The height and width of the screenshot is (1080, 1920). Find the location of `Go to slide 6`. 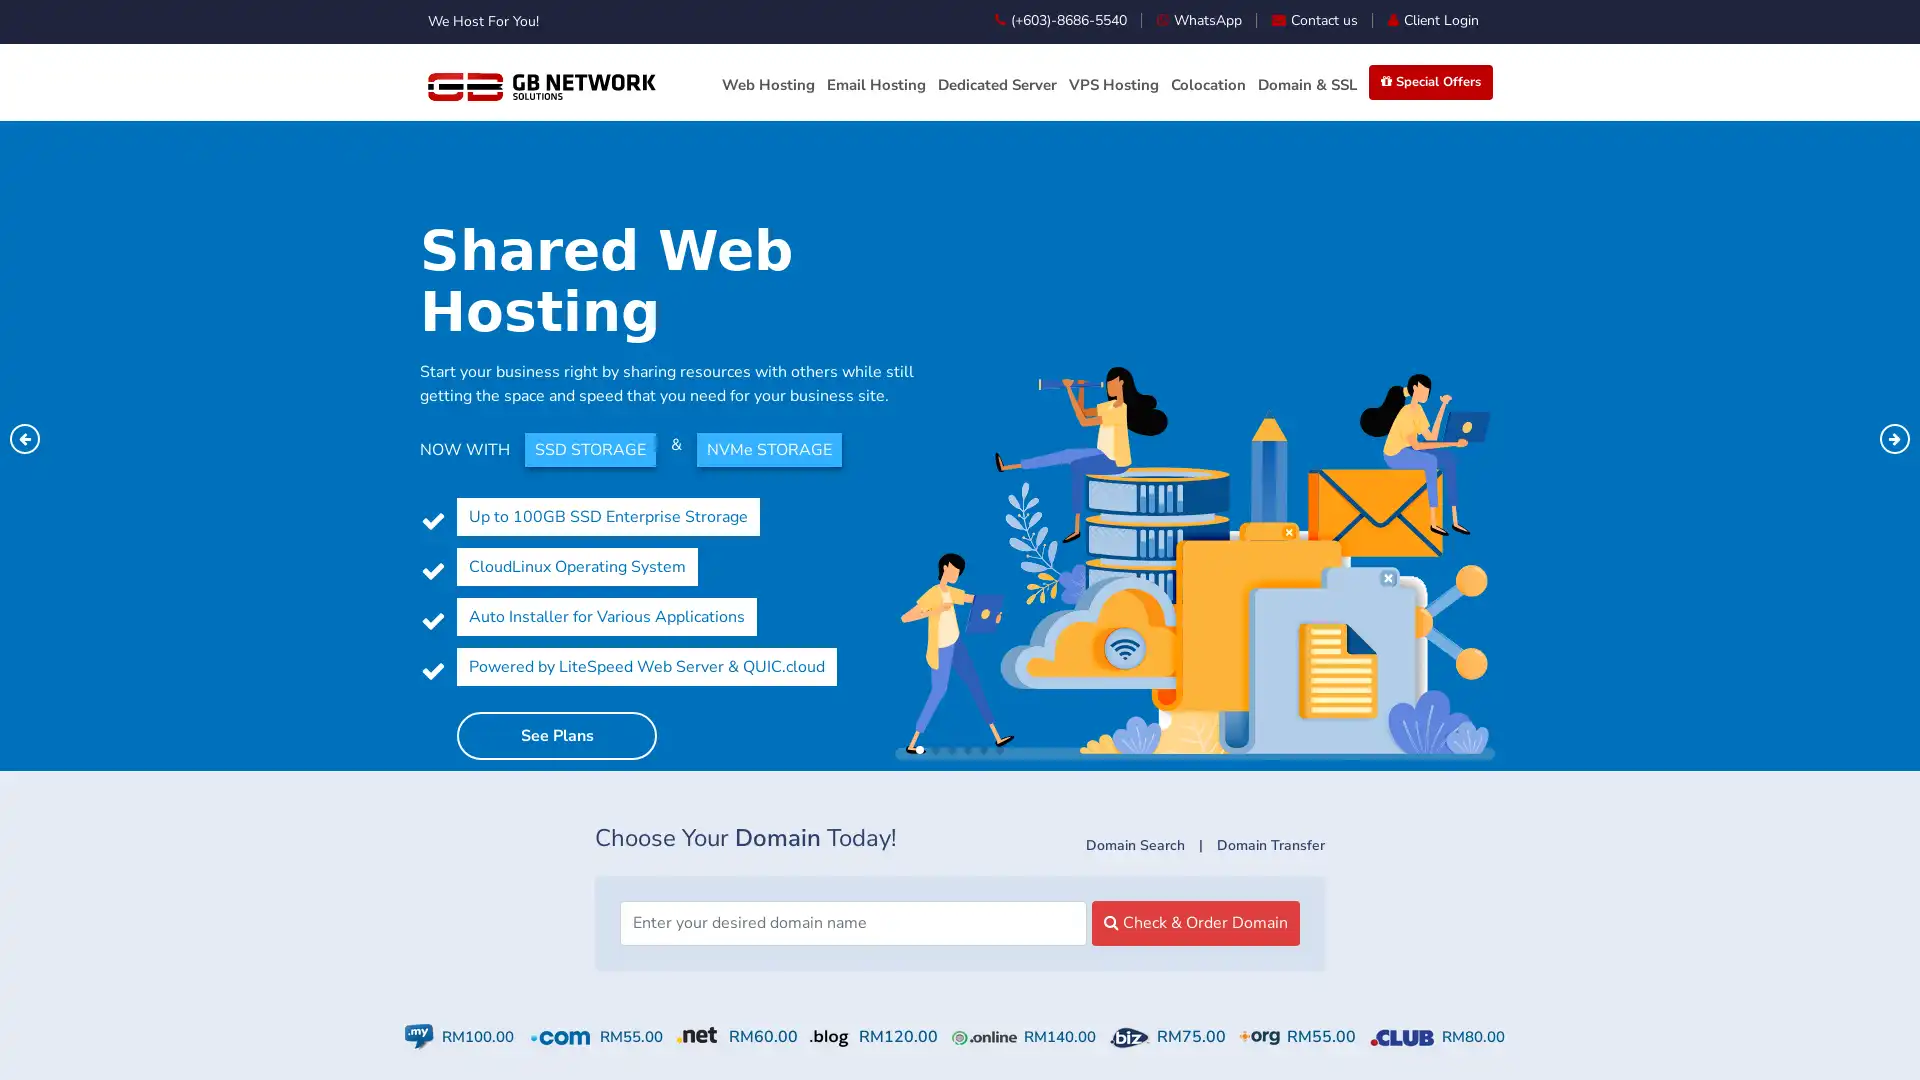

Go to slide 6 is located at coordinates (999, 749).